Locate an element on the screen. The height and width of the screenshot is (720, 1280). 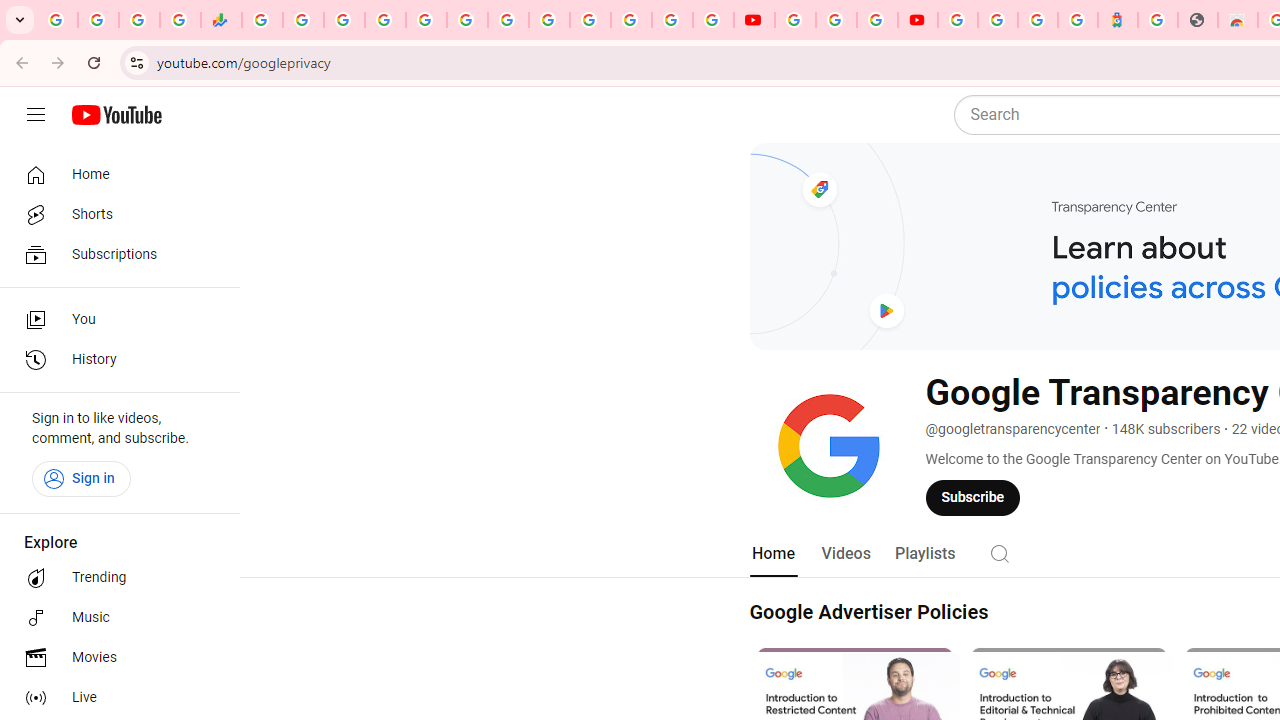
'Google Advertiser Policies' is located at coordinates (869, 611).